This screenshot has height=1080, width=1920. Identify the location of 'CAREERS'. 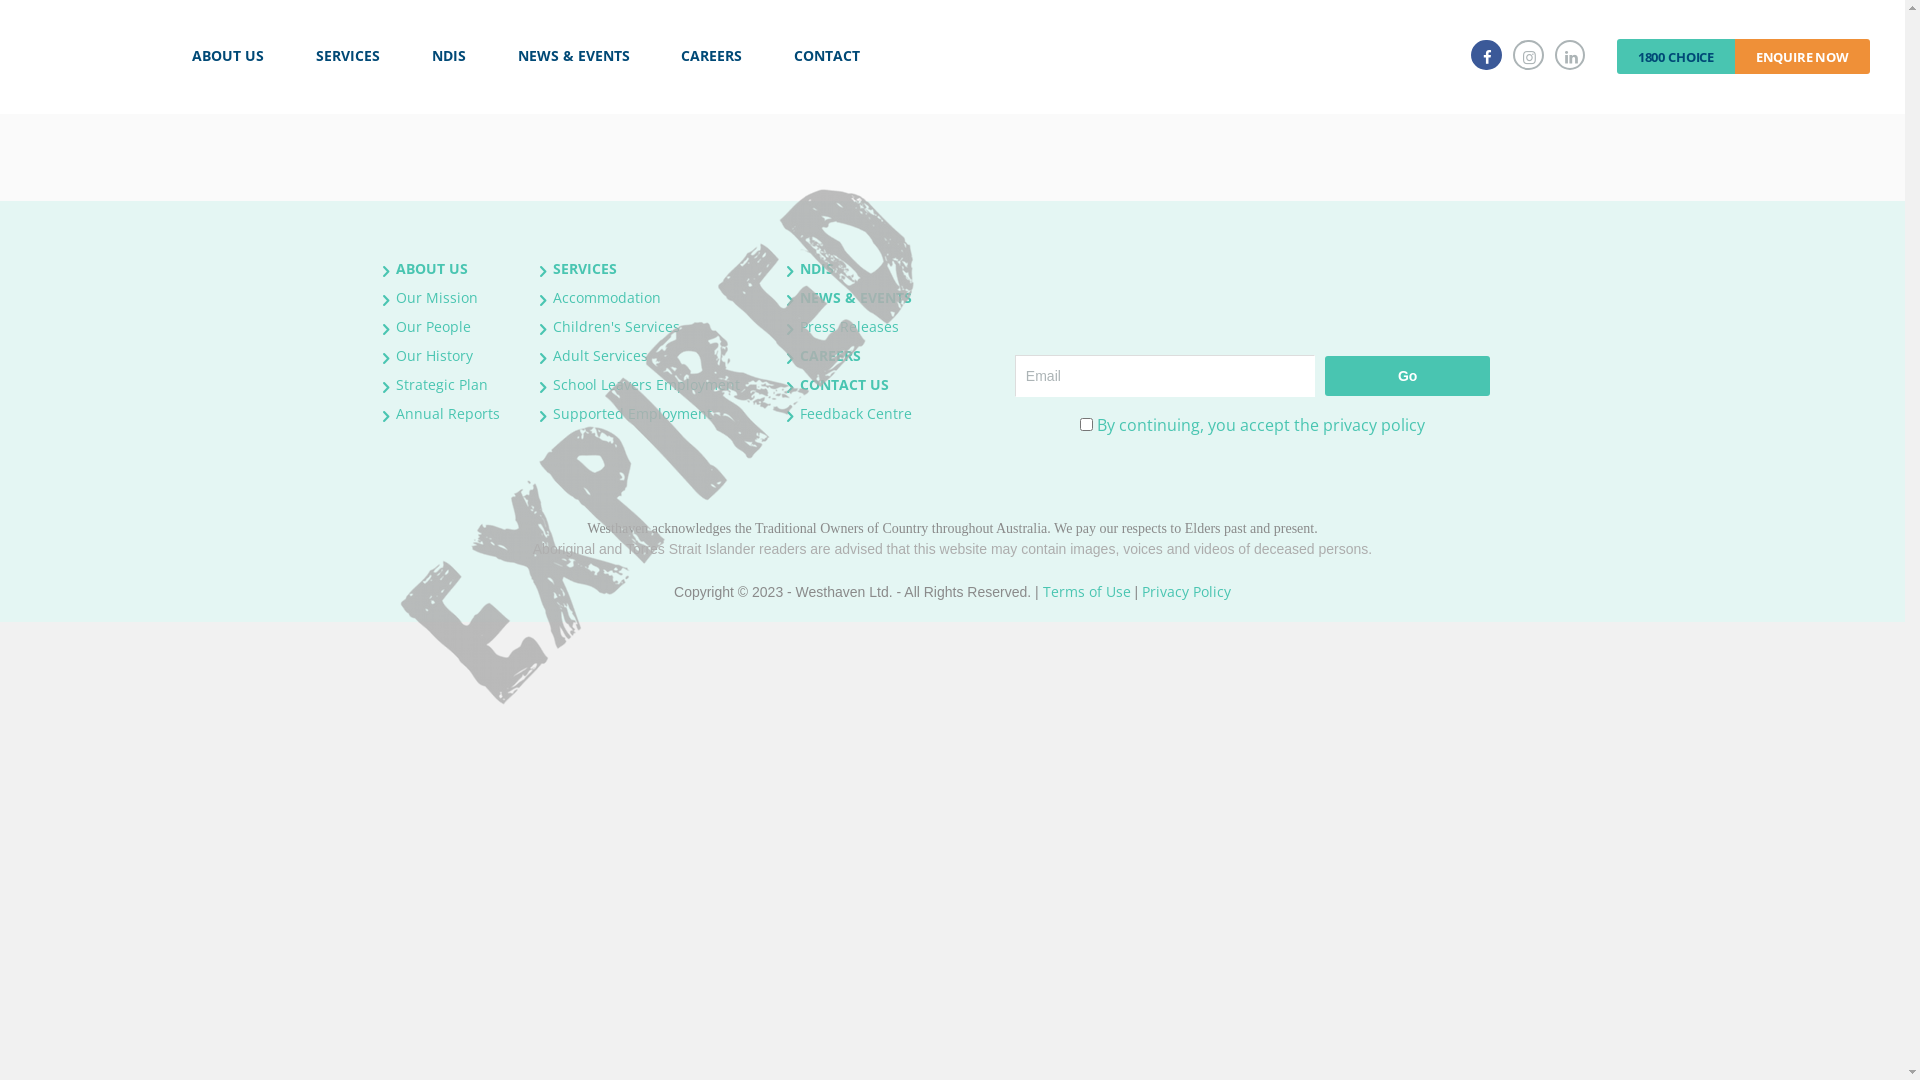
(800, 354).